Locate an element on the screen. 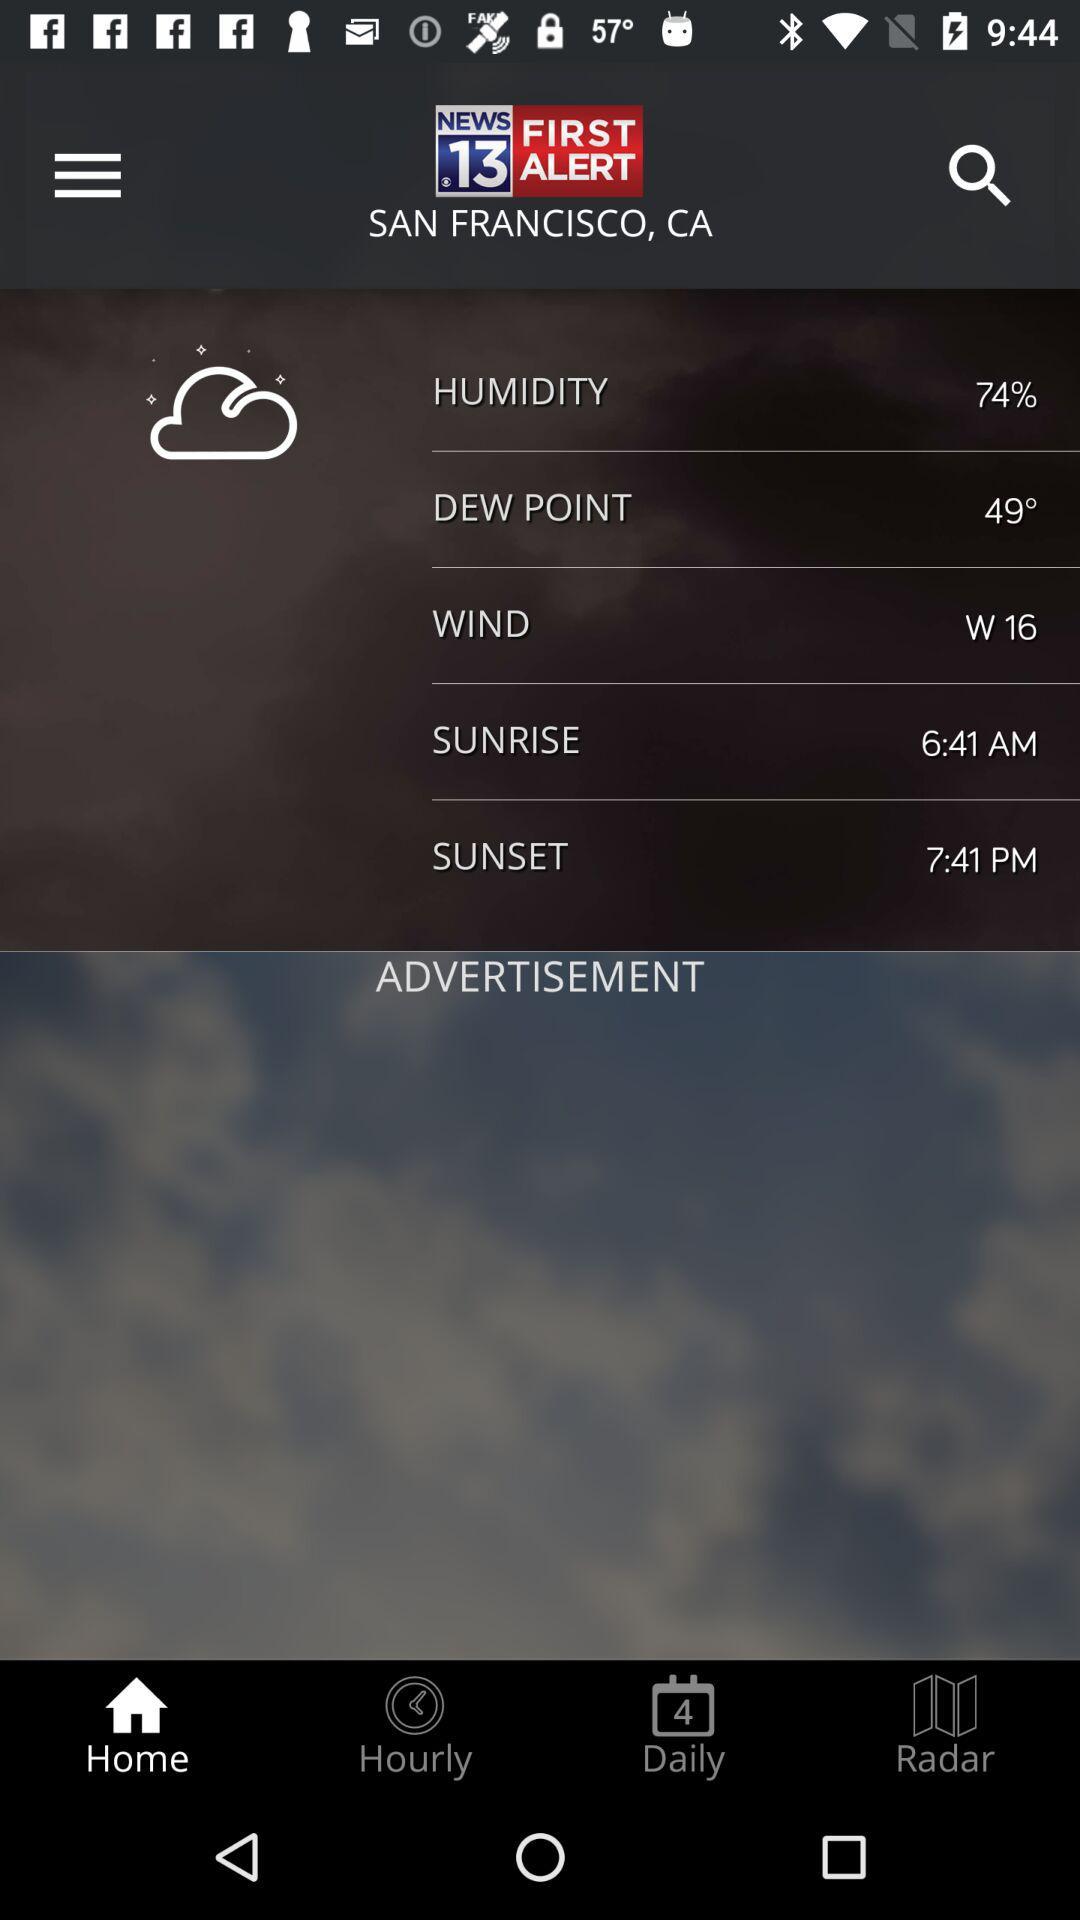  hourly item is located at coordinates (413, 1726).